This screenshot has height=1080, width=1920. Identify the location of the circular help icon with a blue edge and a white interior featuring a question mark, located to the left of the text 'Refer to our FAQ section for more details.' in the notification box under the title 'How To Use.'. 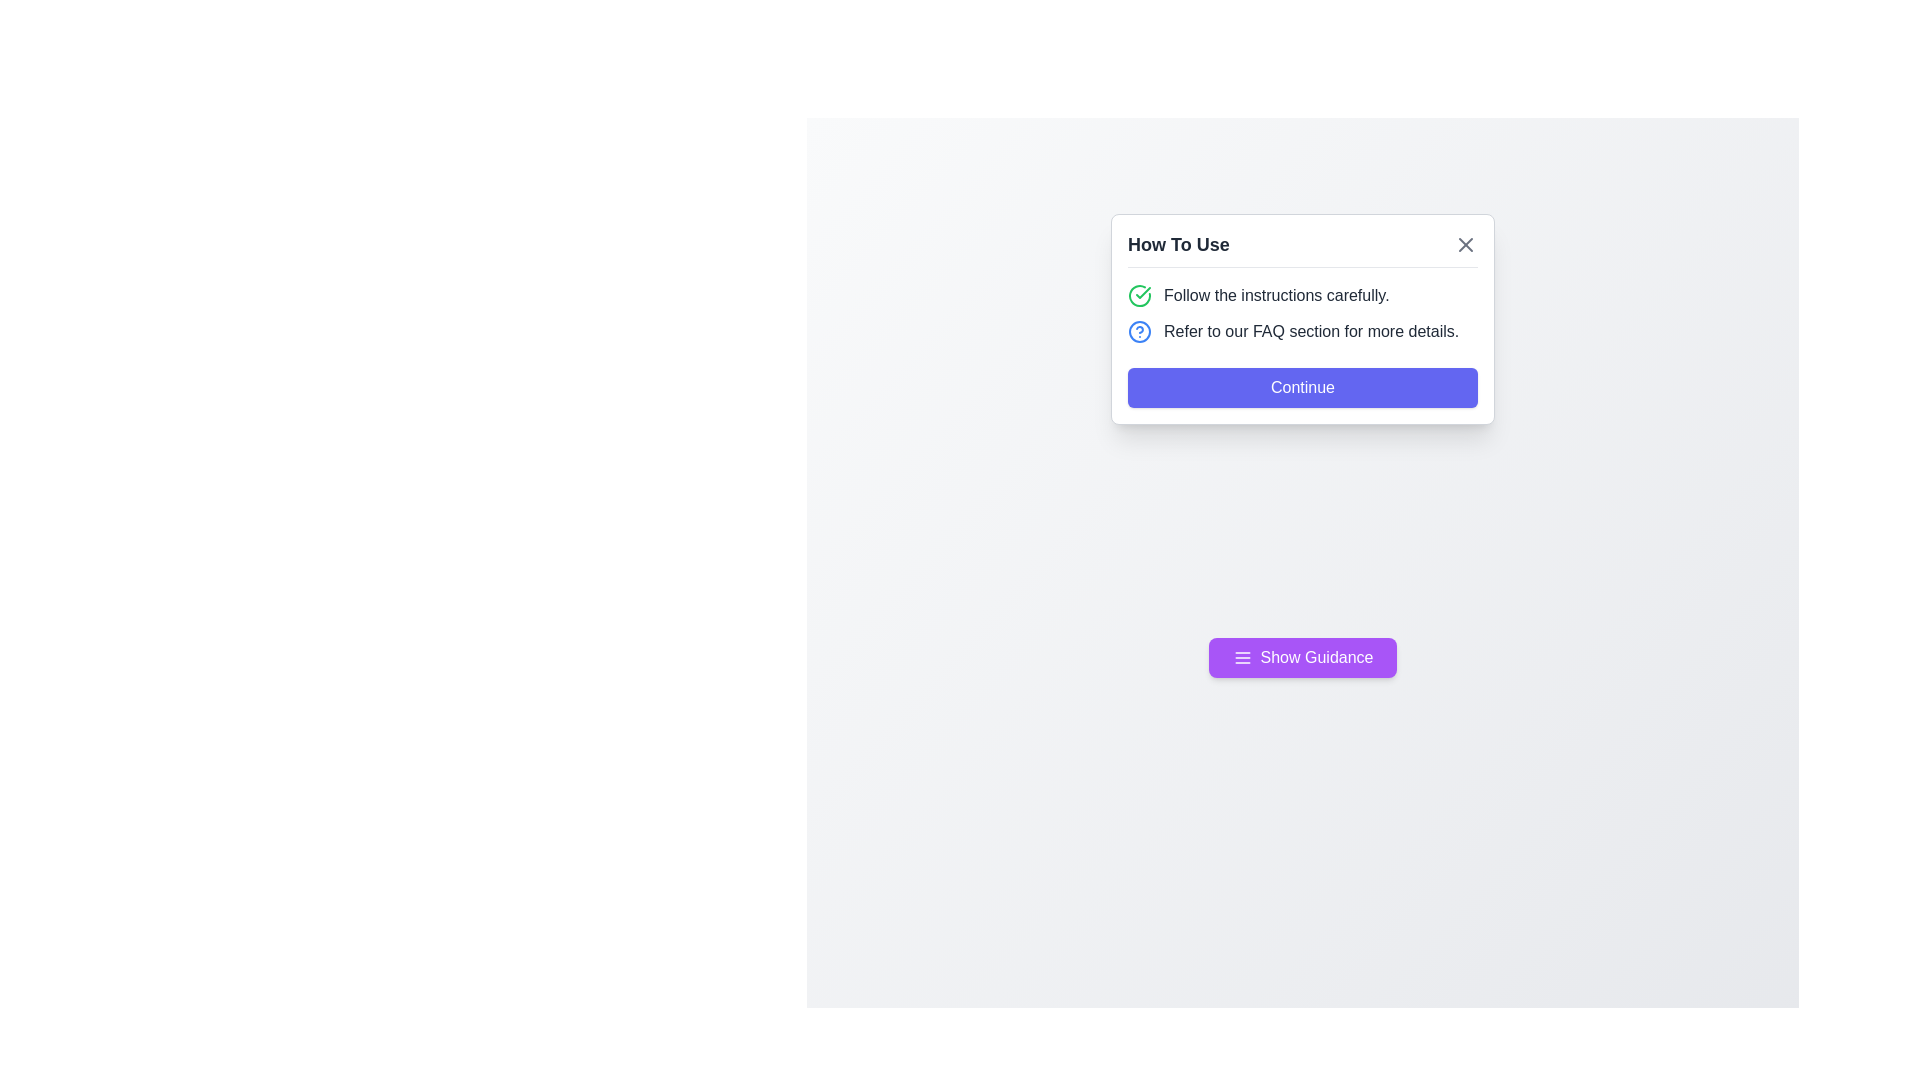
(1140, 330).